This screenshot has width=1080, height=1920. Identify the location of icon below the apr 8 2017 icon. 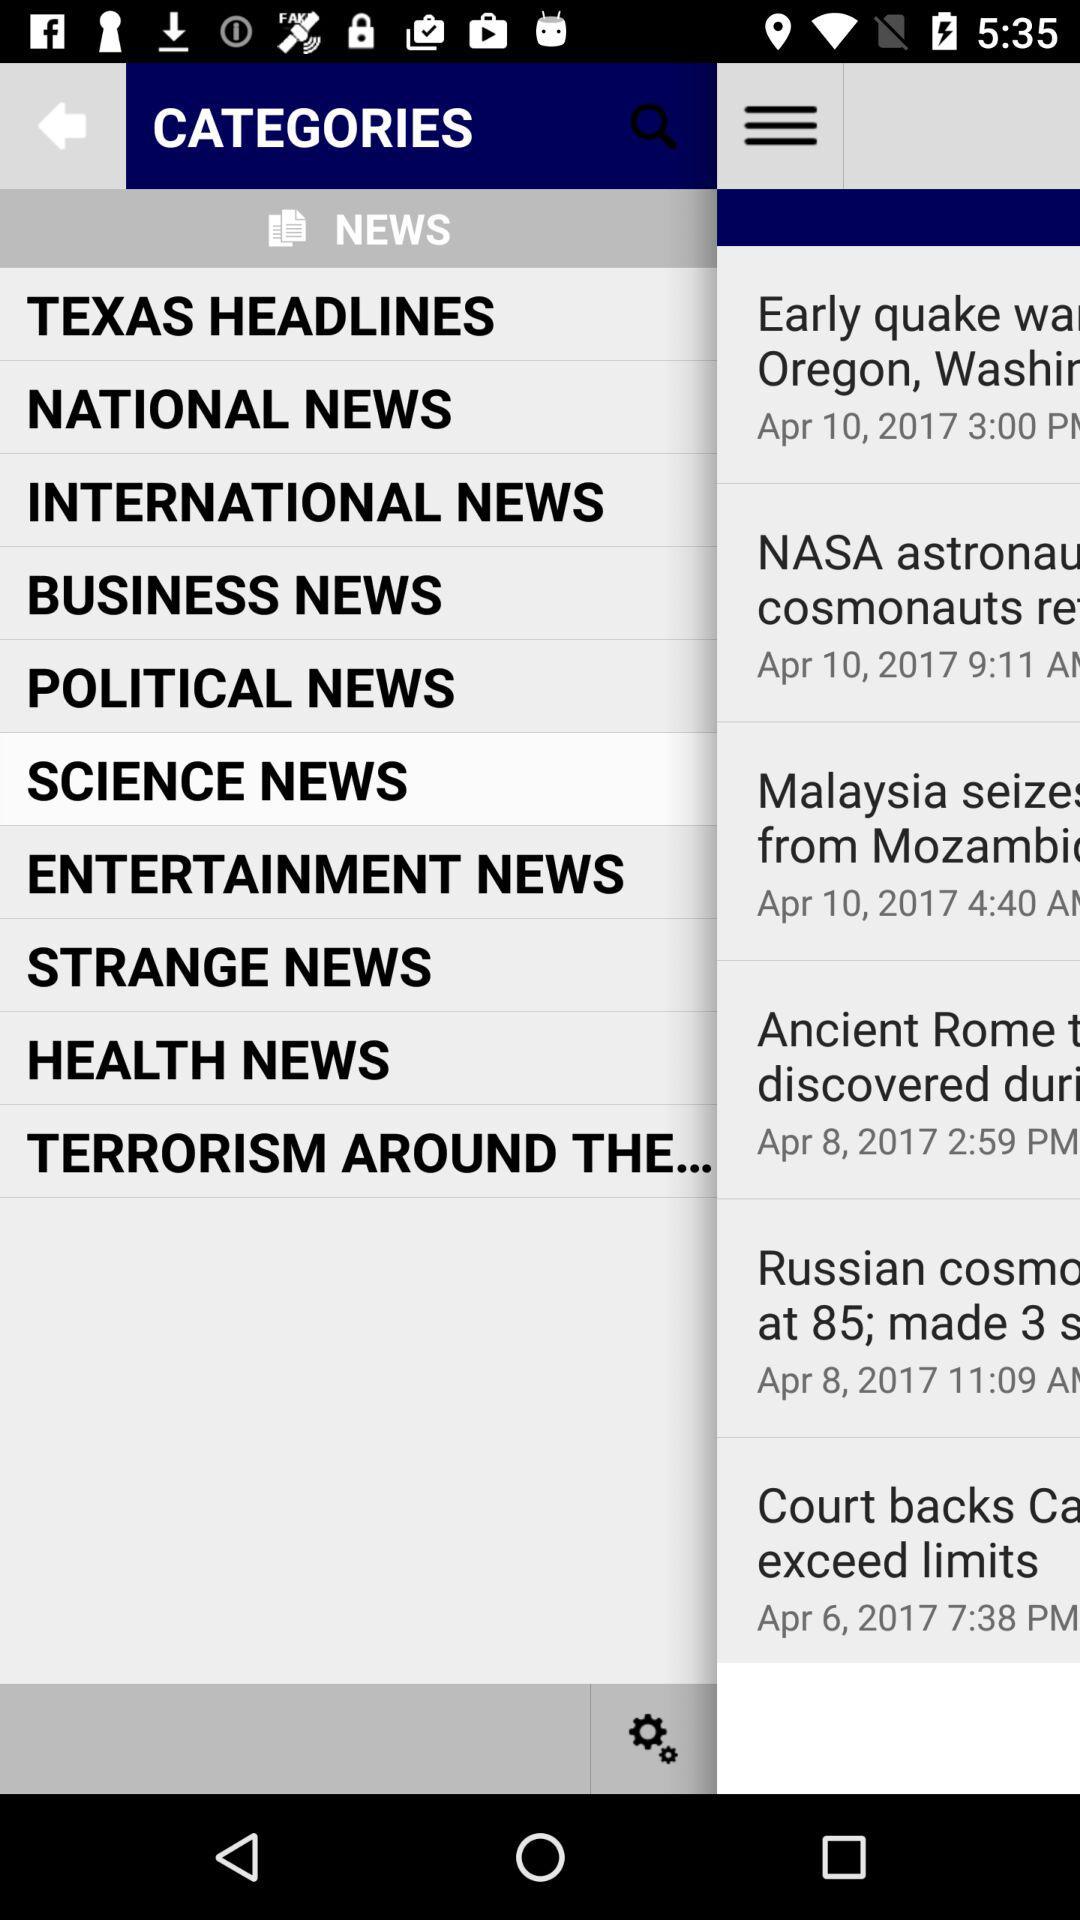
(897, 1436).